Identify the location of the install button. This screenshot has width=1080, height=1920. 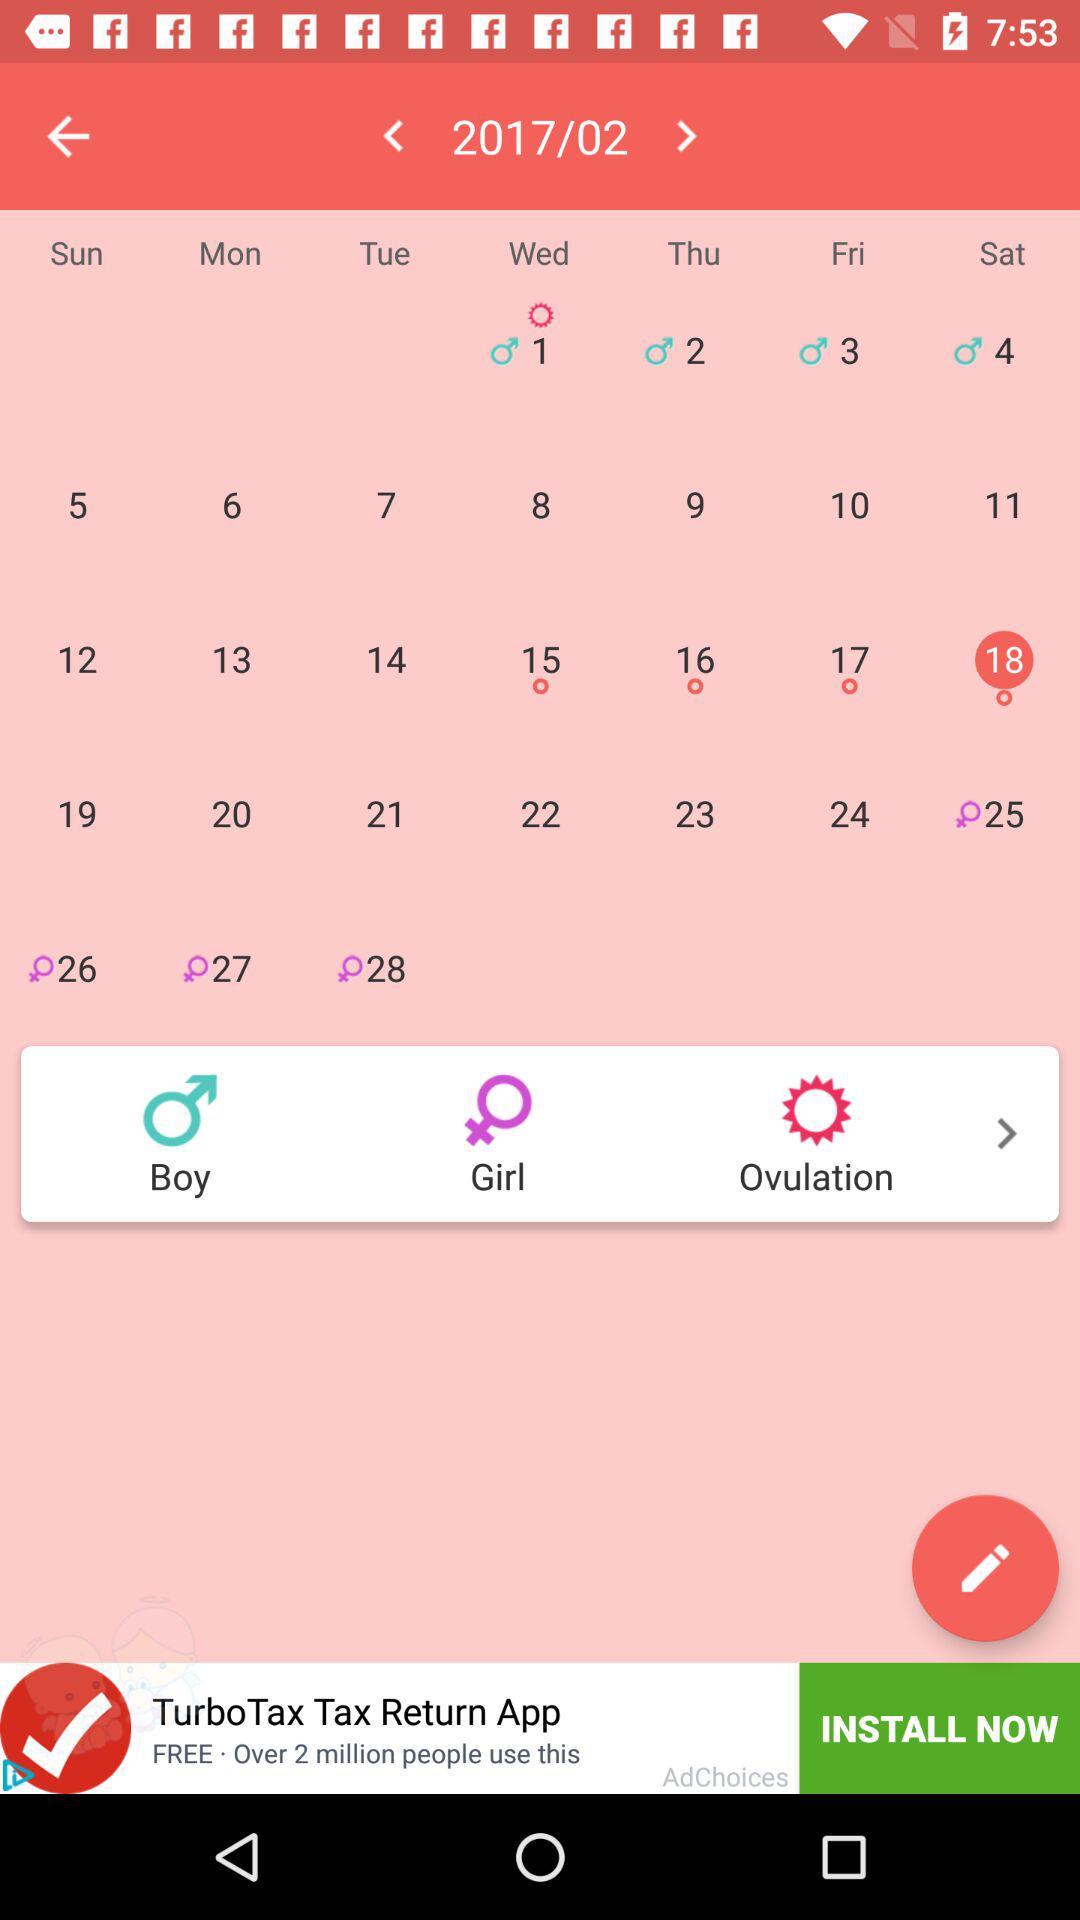
(940, 1727).